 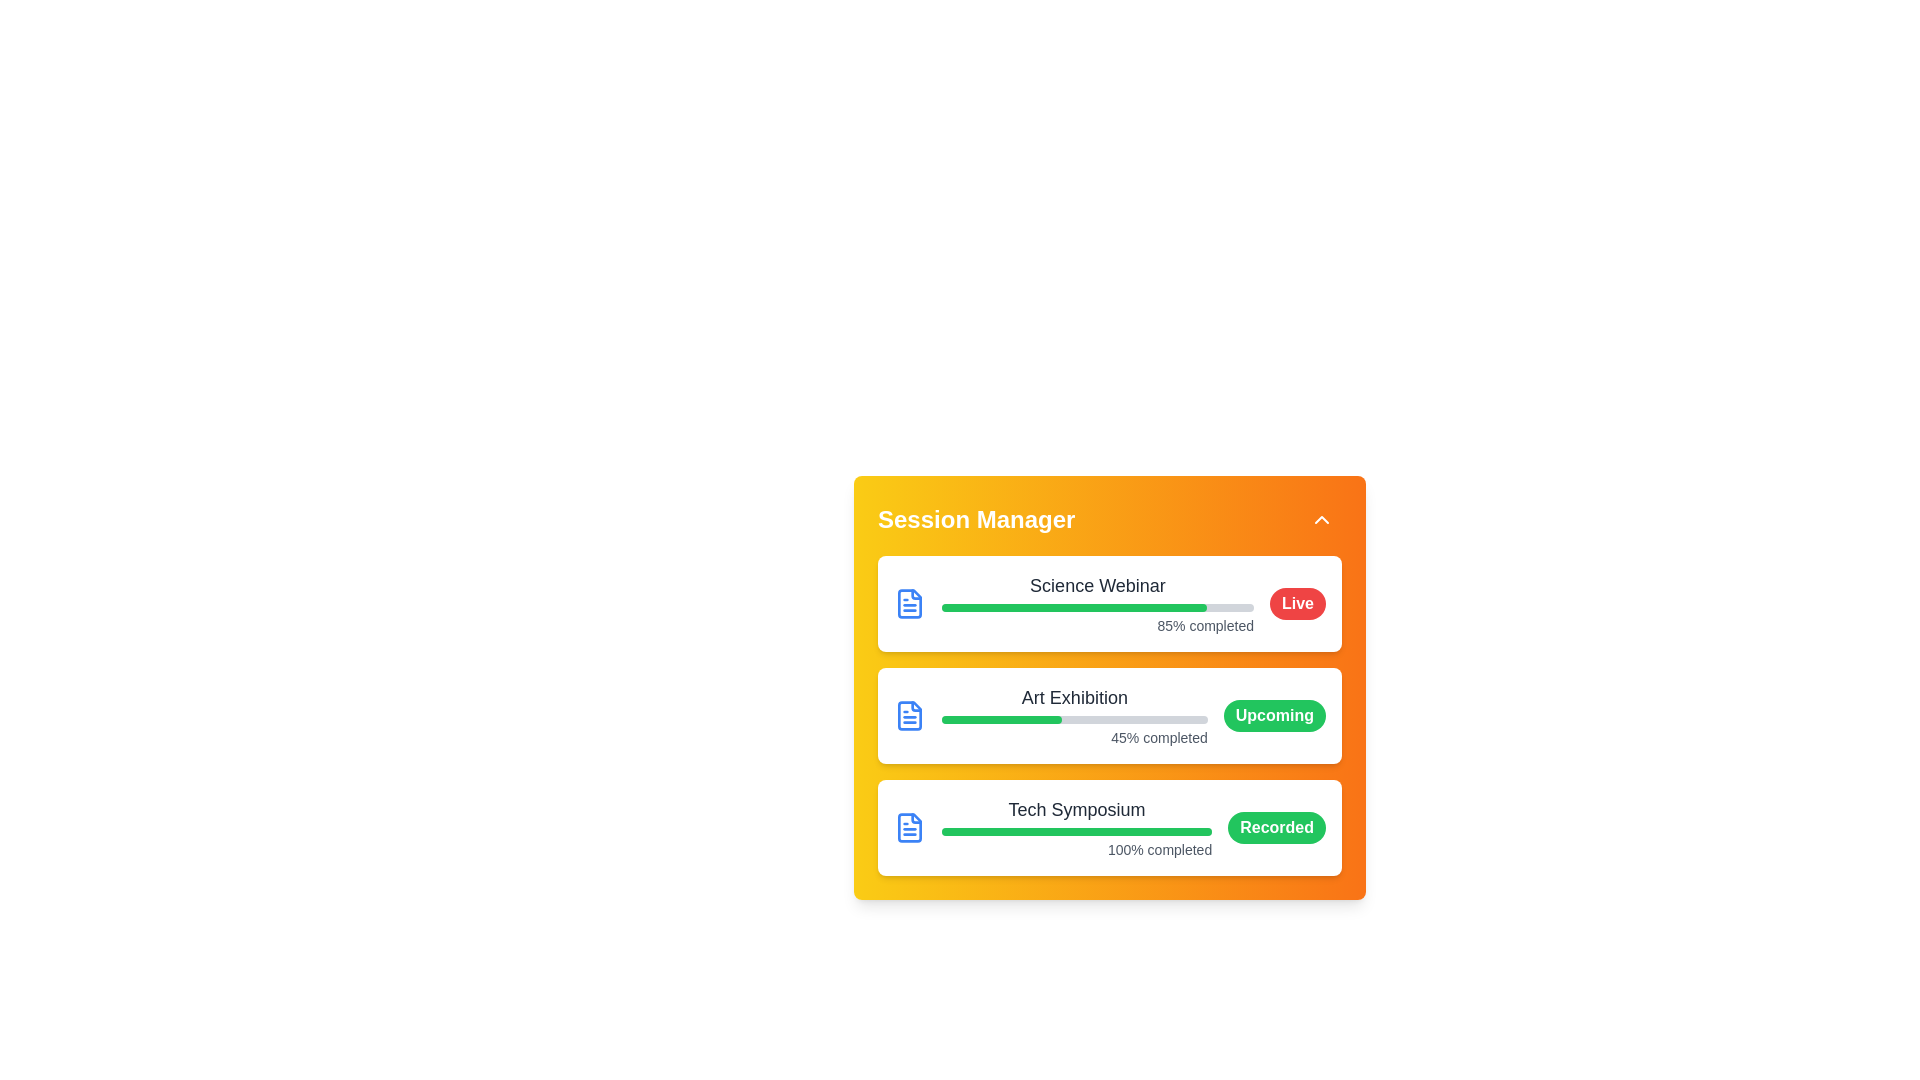 I want to click on the 'Art Exhibition' informational card located in the middle of the vertically stacked list within the 'Session Manager' interface, so click(x=1108, y=715).